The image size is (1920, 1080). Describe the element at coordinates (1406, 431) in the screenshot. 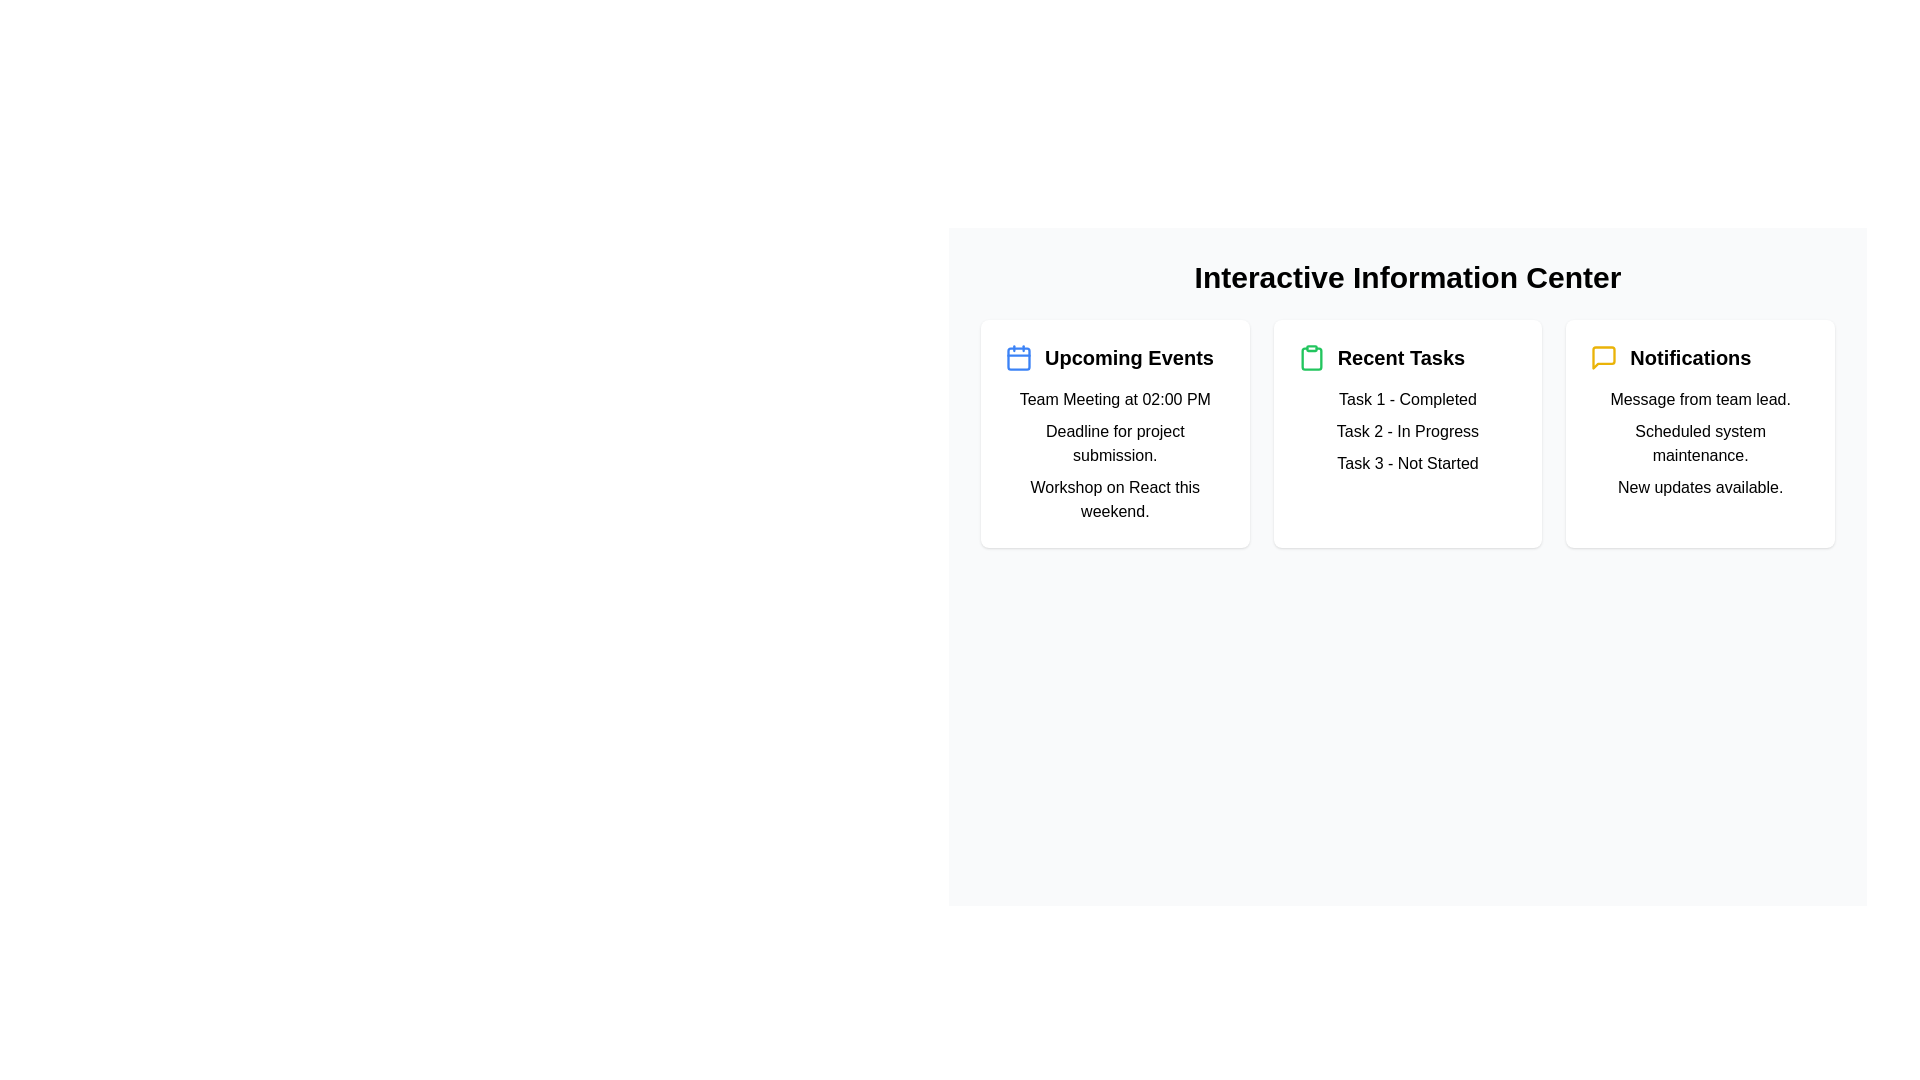

I see `the informational list that summarizes the statuses of three tasks located in the 'Recent Tasks' section beneath the header 'Recent Tasks'` at that location.